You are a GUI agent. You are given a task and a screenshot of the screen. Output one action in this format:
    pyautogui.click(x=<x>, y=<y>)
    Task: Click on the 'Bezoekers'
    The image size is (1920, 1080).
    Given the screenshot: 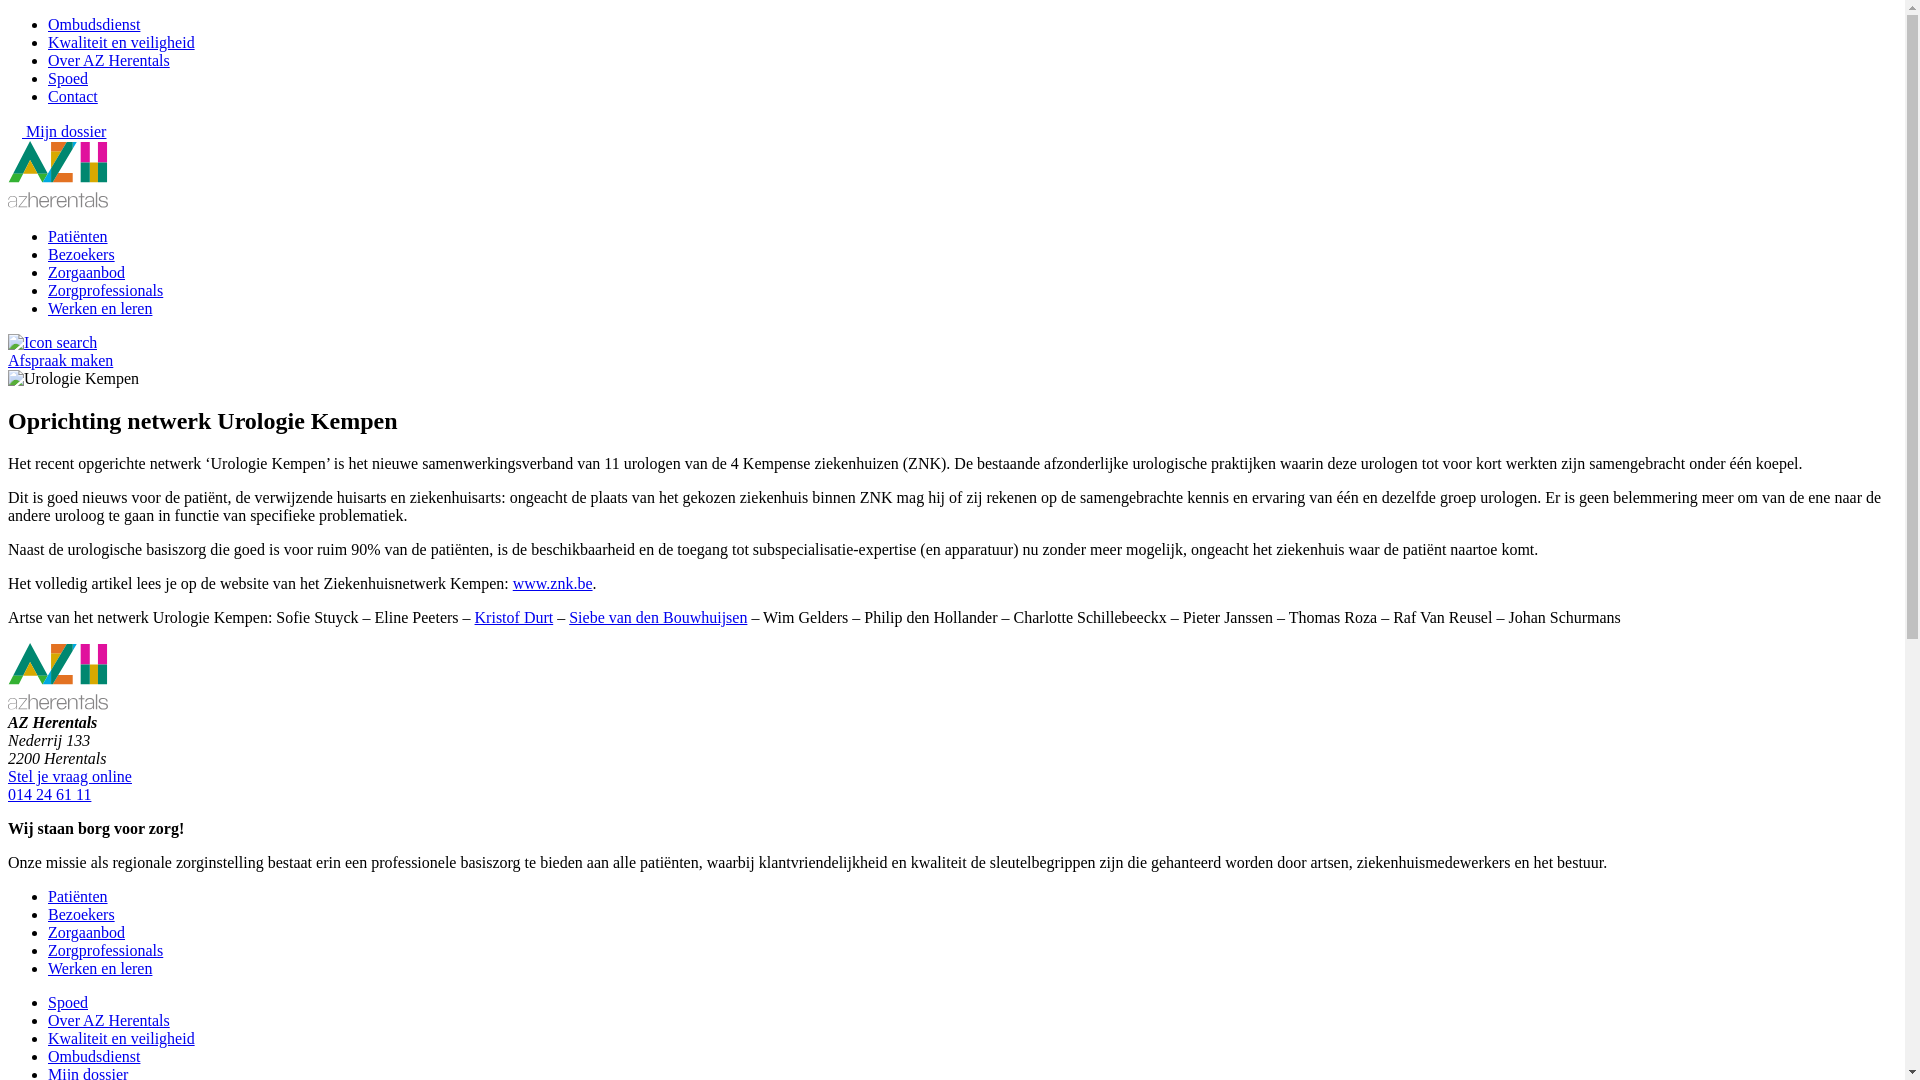 What is the action you would take?
    pyautogui.click(x=48, y=914)
    